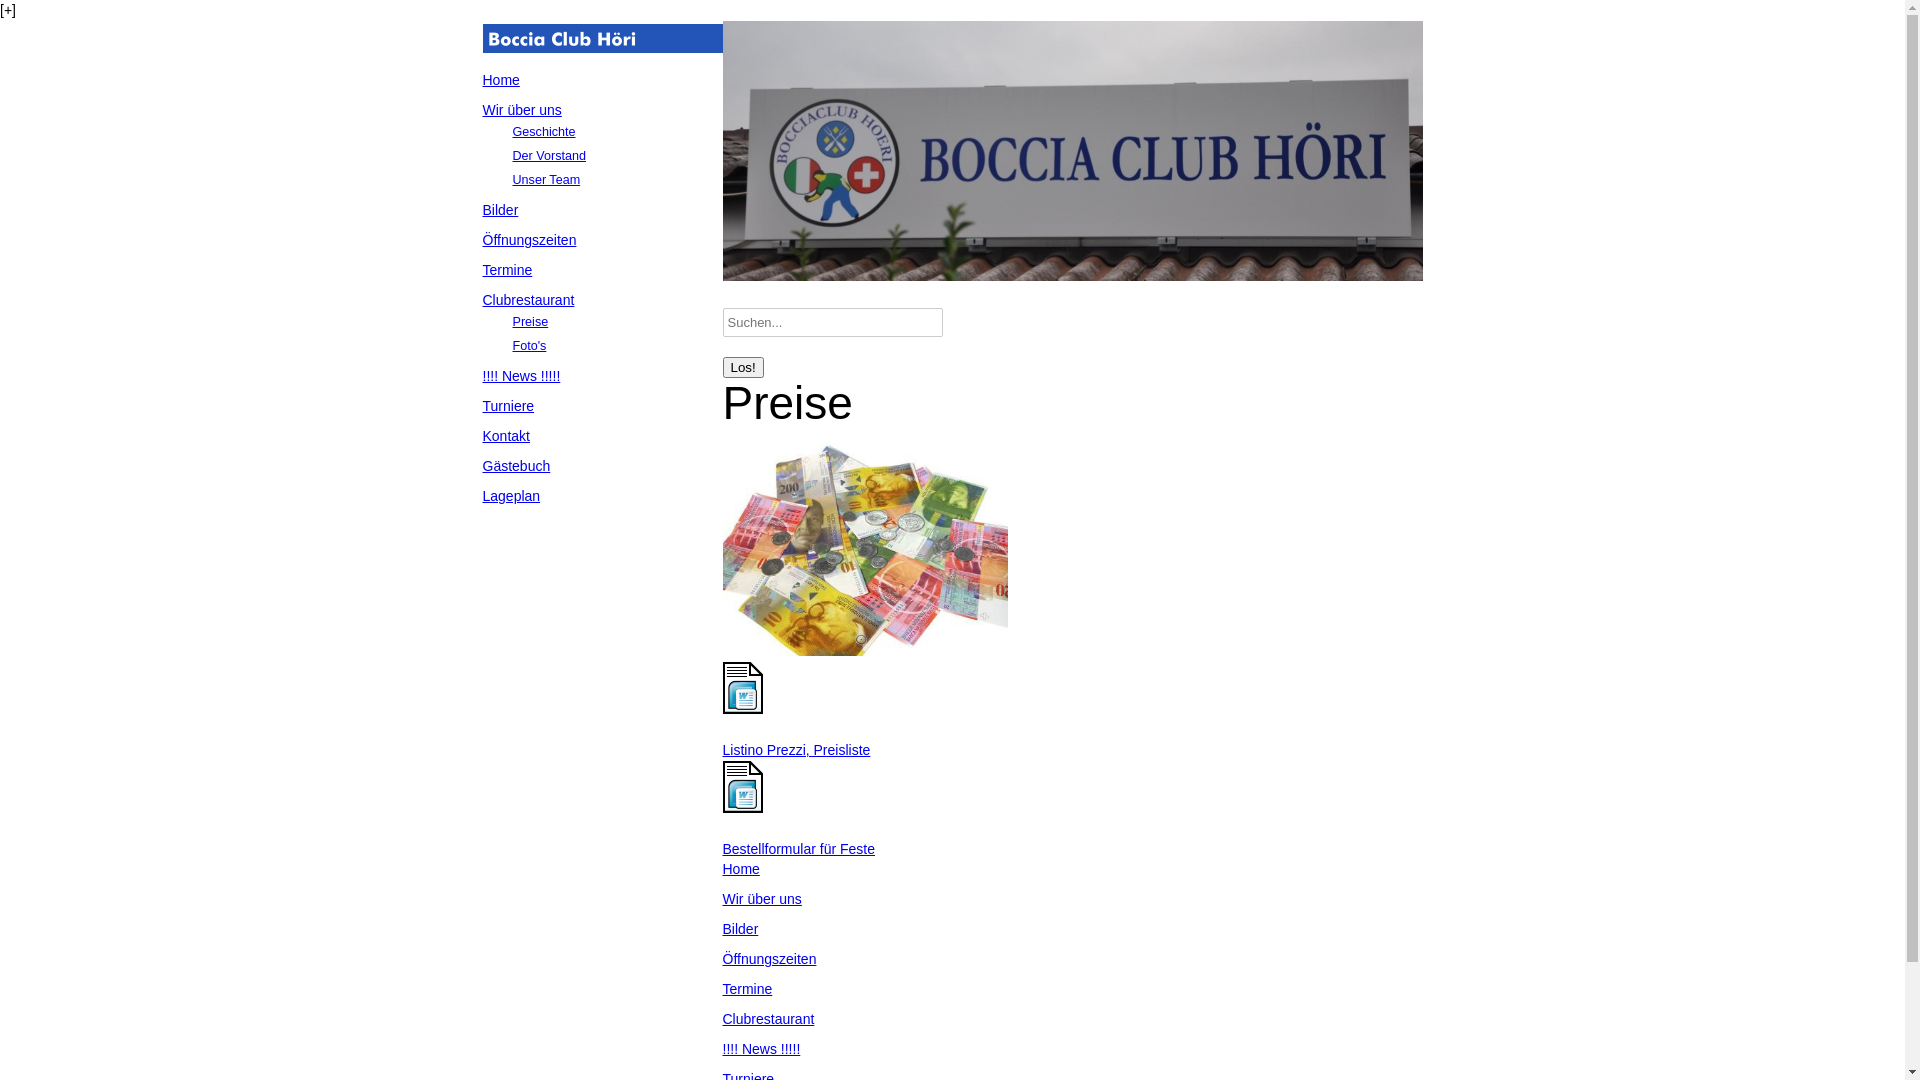  Describe the element at coordinates (500, 79) in the screenshot. I see `'Home'` at that location.